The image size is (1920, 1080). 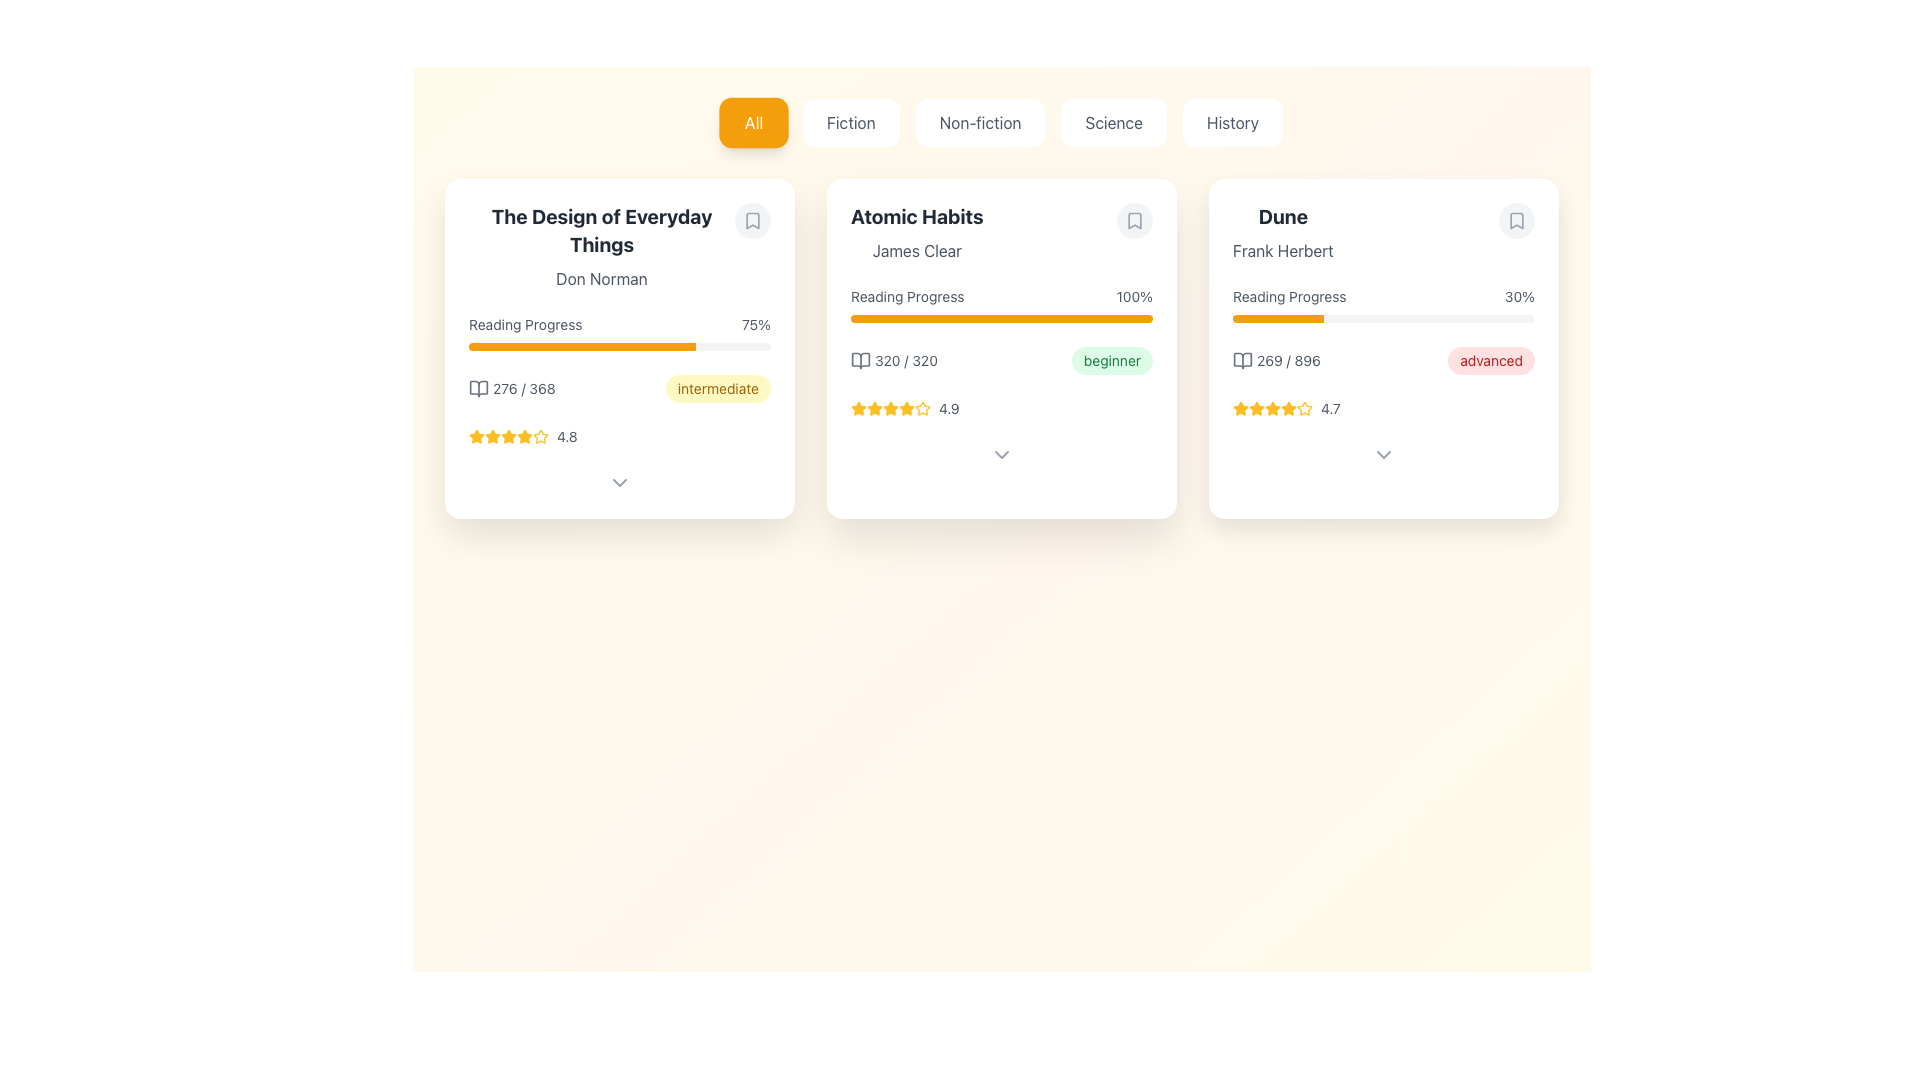 What do you see at coordinates (1002, 304) in the screenshot?
I see `the 'Reading Progress' element which includes the text label 'Reading Progress', the percentage indicator '100%', and the orange progress bar, located in the middle section of the 'Atomic Habits' card` at bounding box center [1002, 304].